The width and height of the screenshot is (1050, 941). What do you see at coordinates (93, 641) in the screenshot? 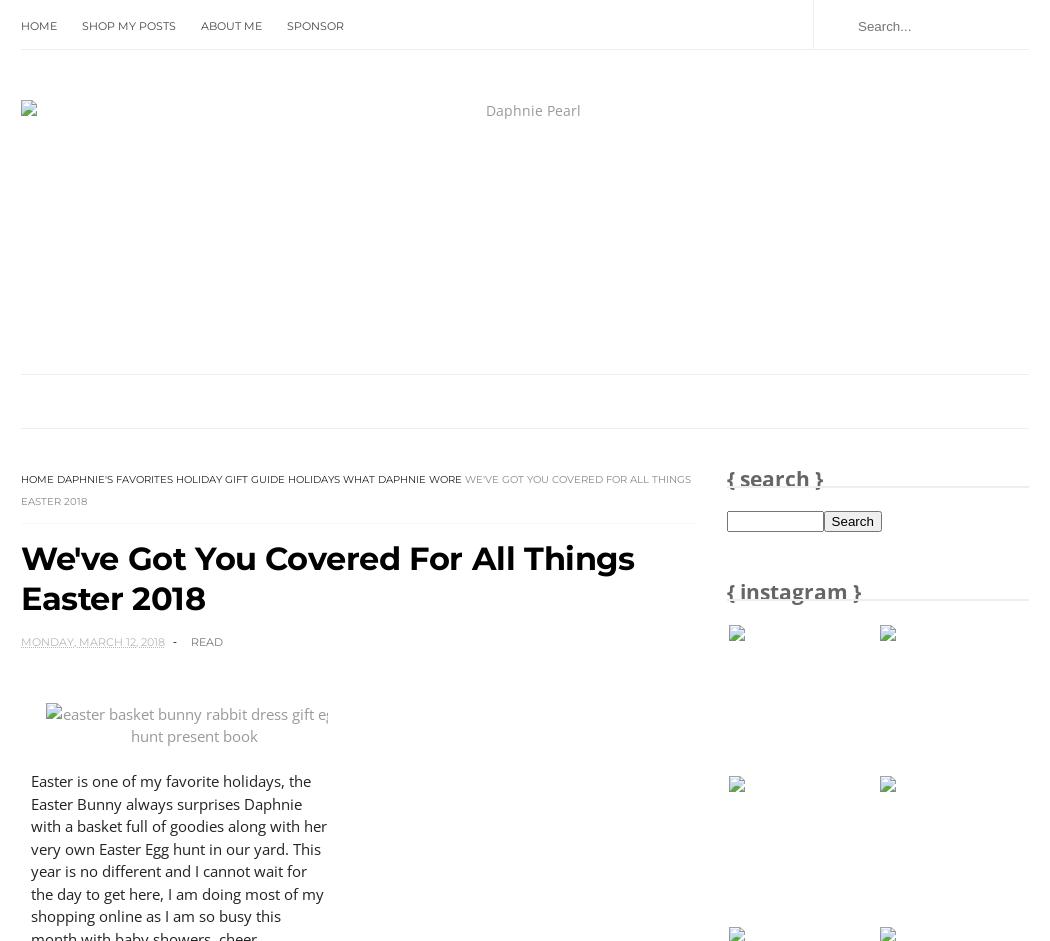
I see `'Monday, March 12, 2018'` at bounding box center [93, 641].